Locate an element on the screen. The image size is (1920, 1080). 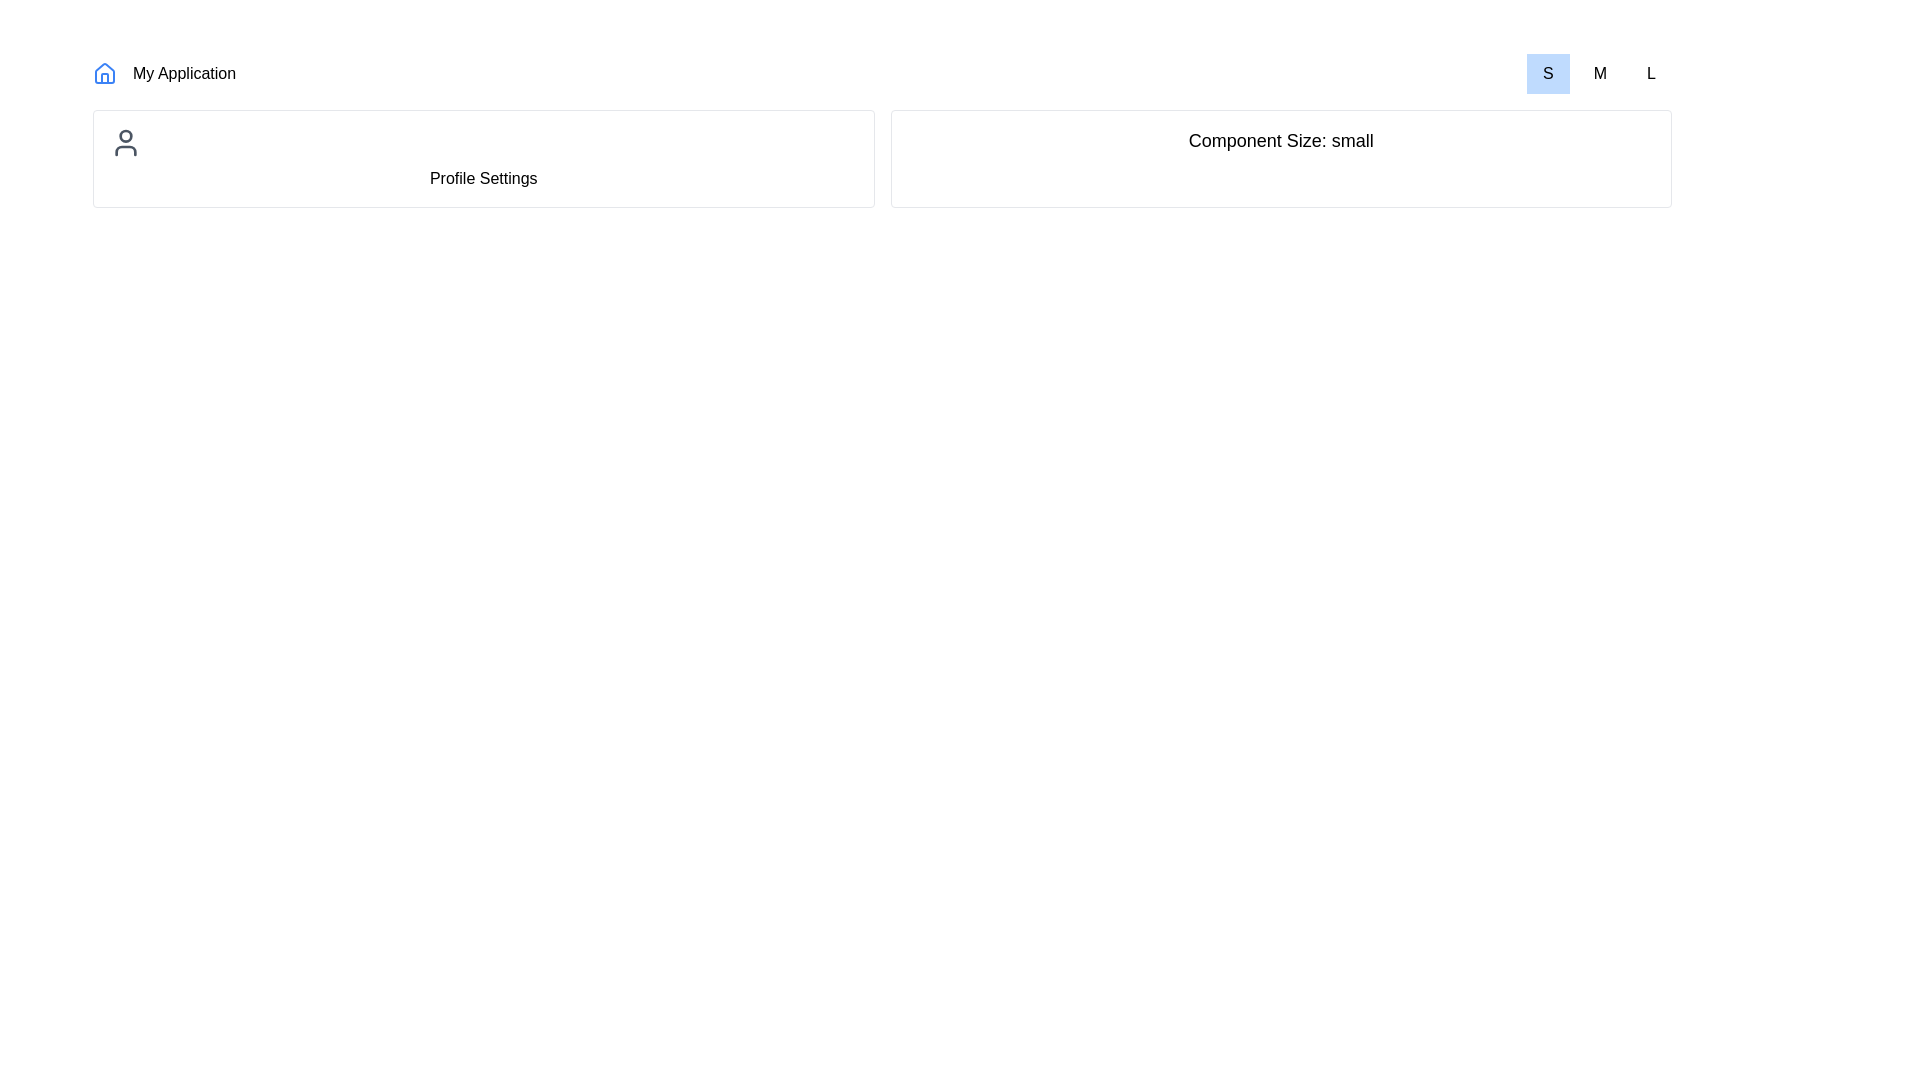
the 'Home' icon located in the top-left corner of the interface near the application title, 'My Application.' is located at coordinates (104, 72).